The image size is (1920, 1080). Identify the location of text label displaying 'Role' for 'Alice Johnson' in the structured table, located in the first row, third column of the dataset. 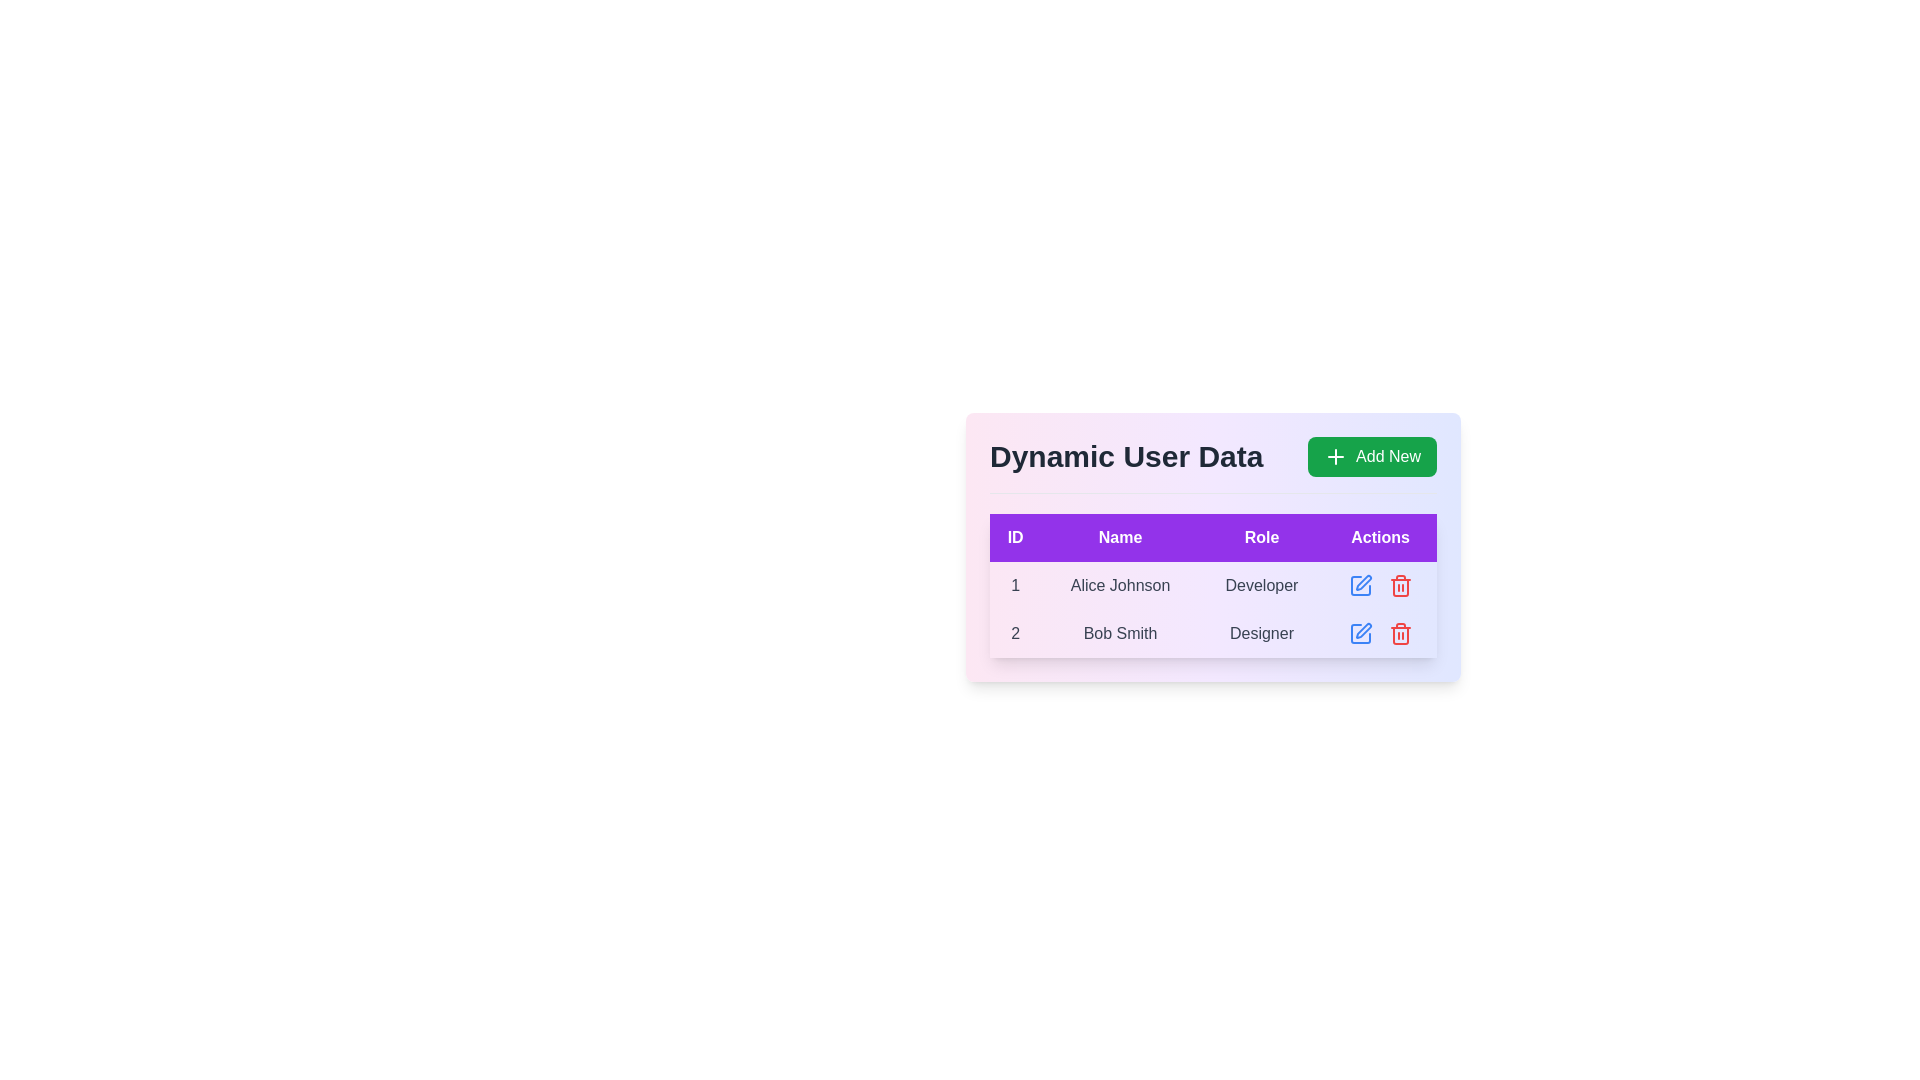
(1261, 585).